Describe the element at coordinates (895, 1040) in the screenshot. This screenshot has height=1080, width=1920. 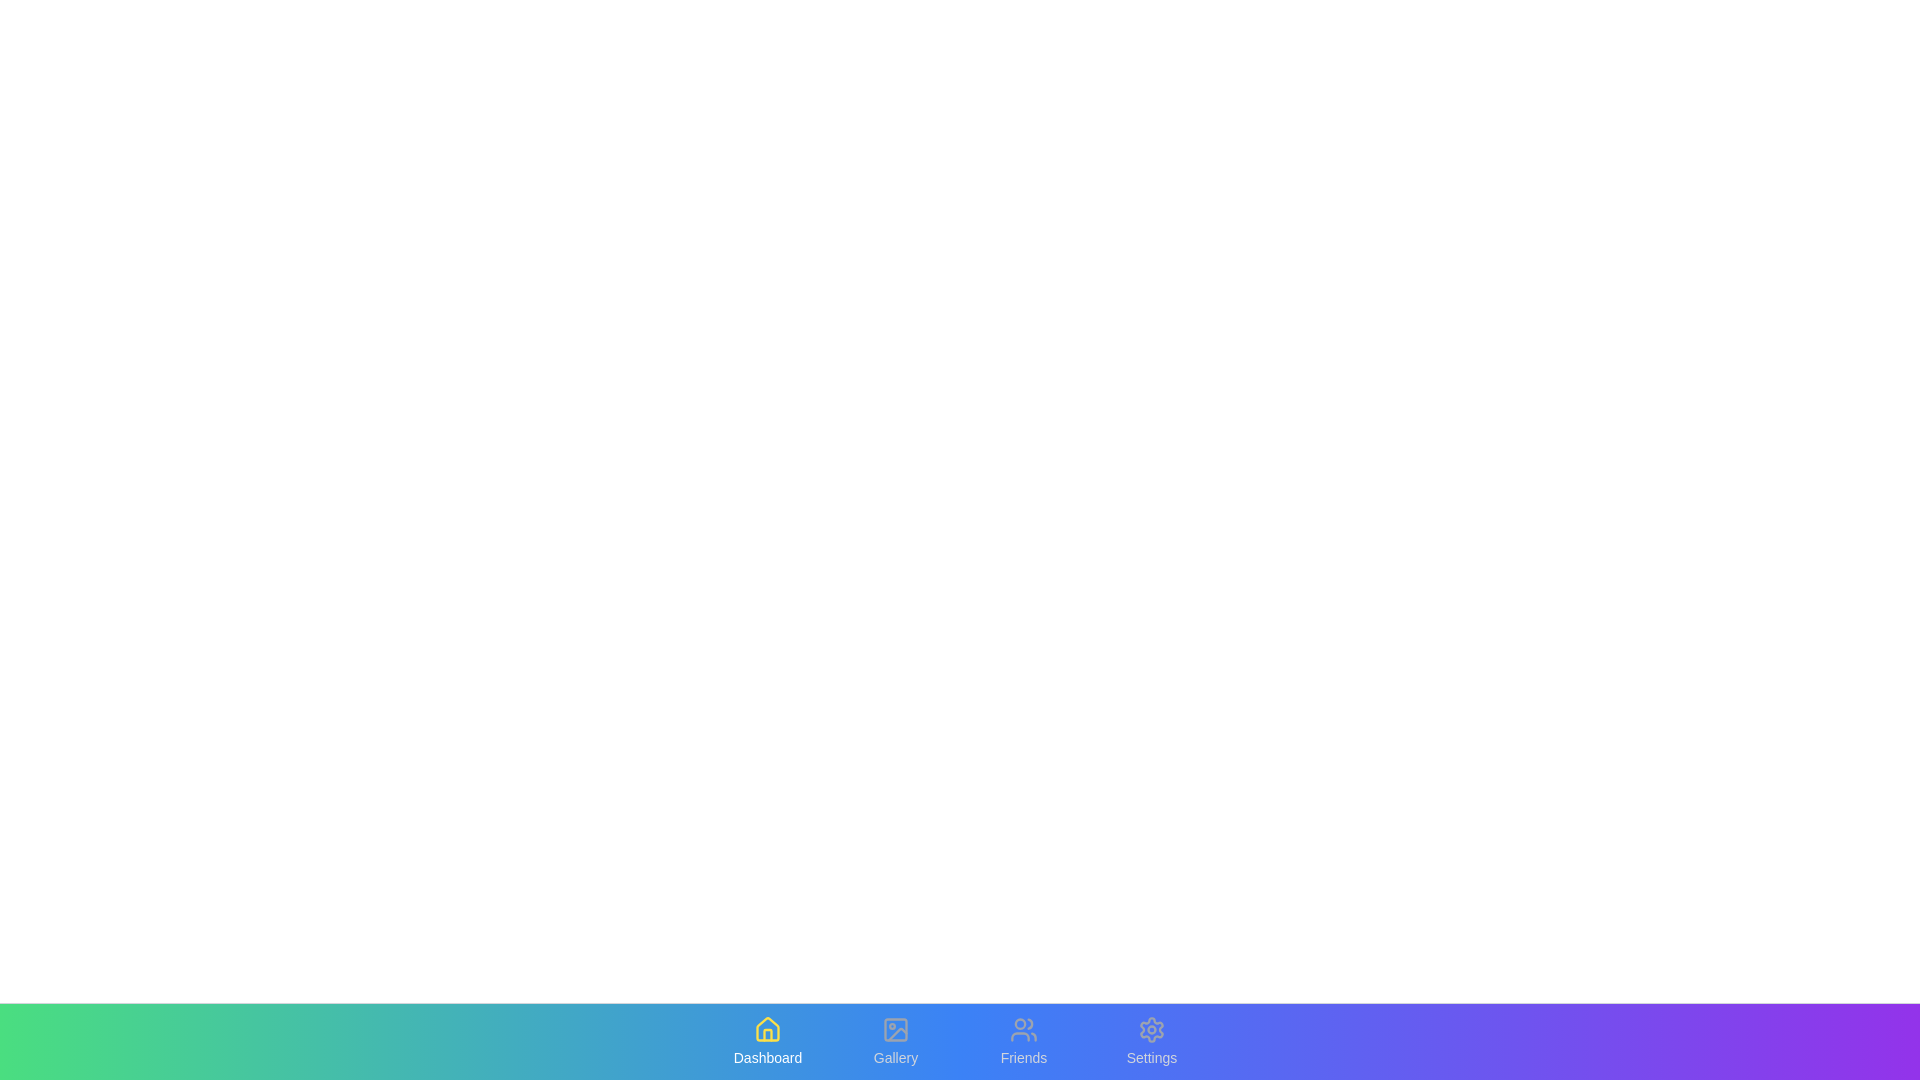
I see `the Gallery tab to observe the hover effect` at that location.